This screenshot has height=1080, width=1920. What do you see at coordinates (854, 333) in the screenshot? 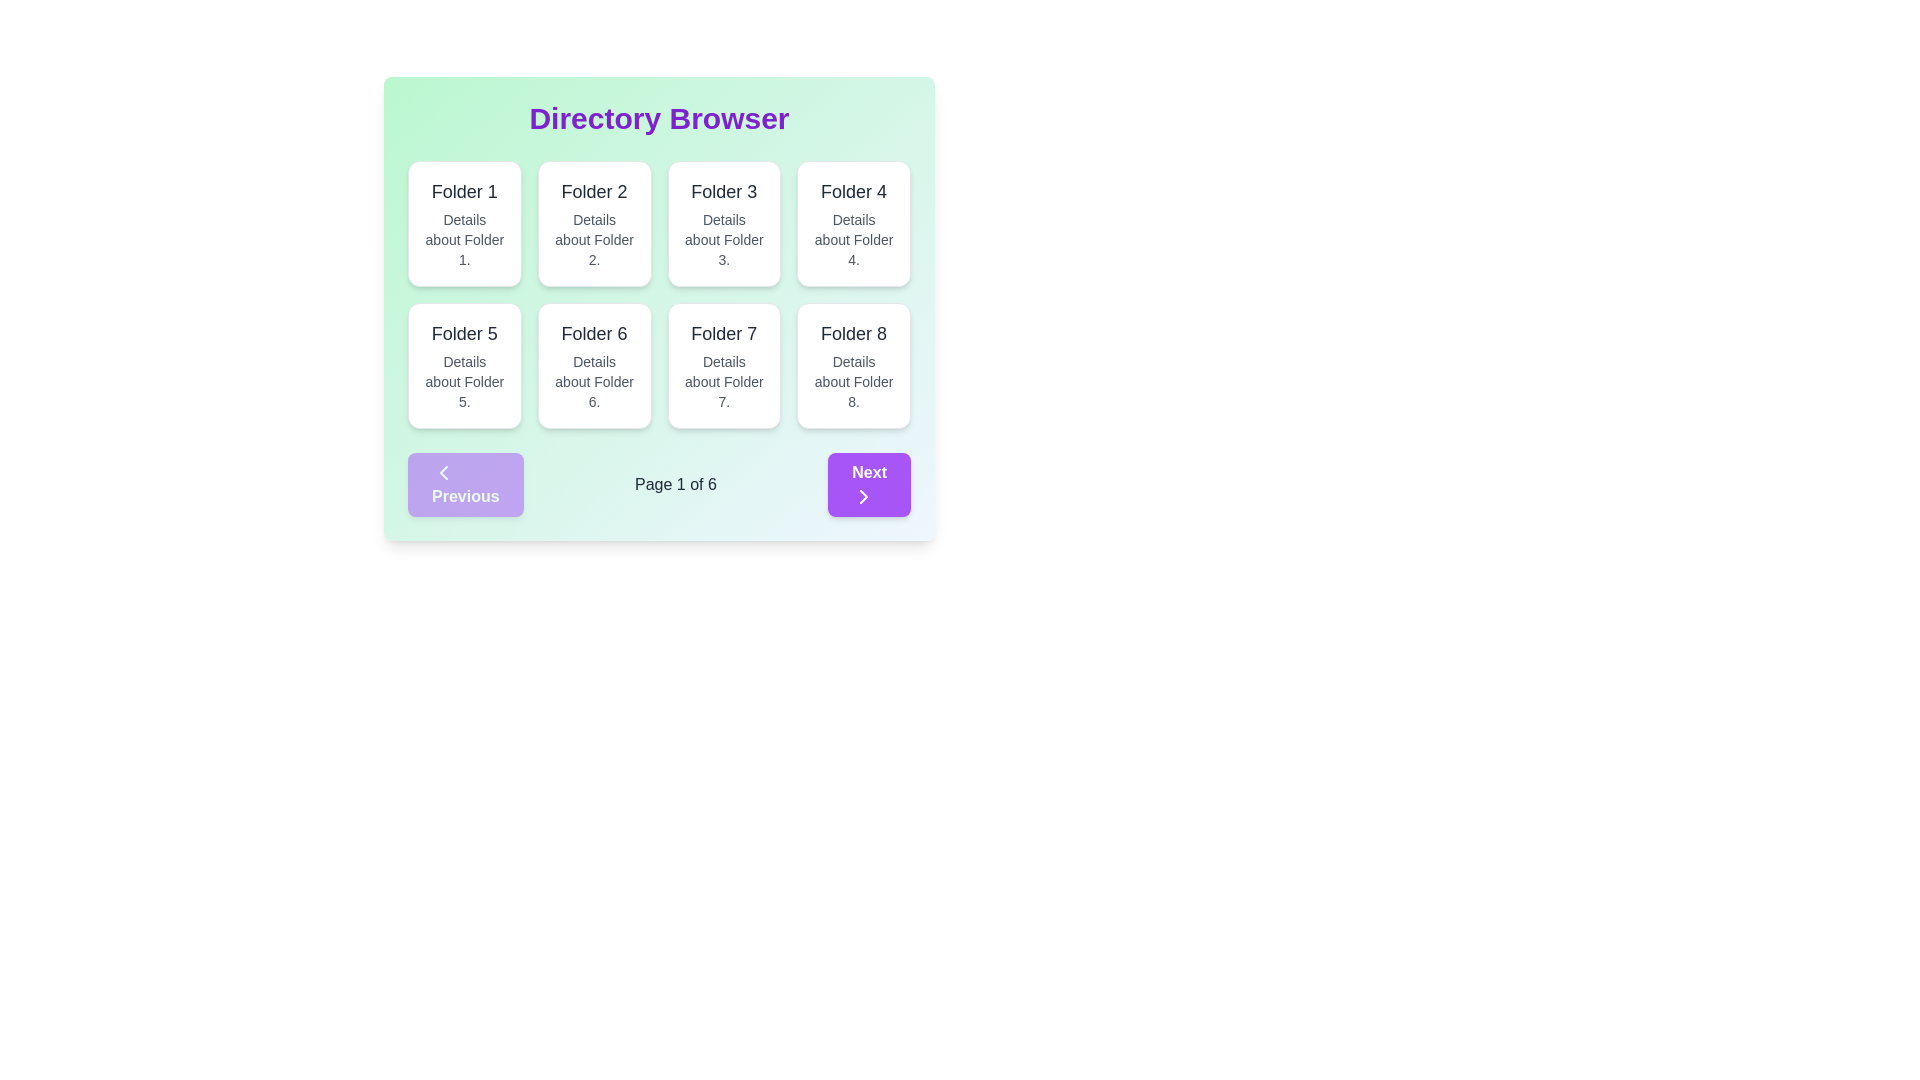
I see `the static text element displaying 'Folder 8', which is styled in bold and medium-sized font, located at the top center of the eighth card in the grid layout` at bounding box center [854, 333].